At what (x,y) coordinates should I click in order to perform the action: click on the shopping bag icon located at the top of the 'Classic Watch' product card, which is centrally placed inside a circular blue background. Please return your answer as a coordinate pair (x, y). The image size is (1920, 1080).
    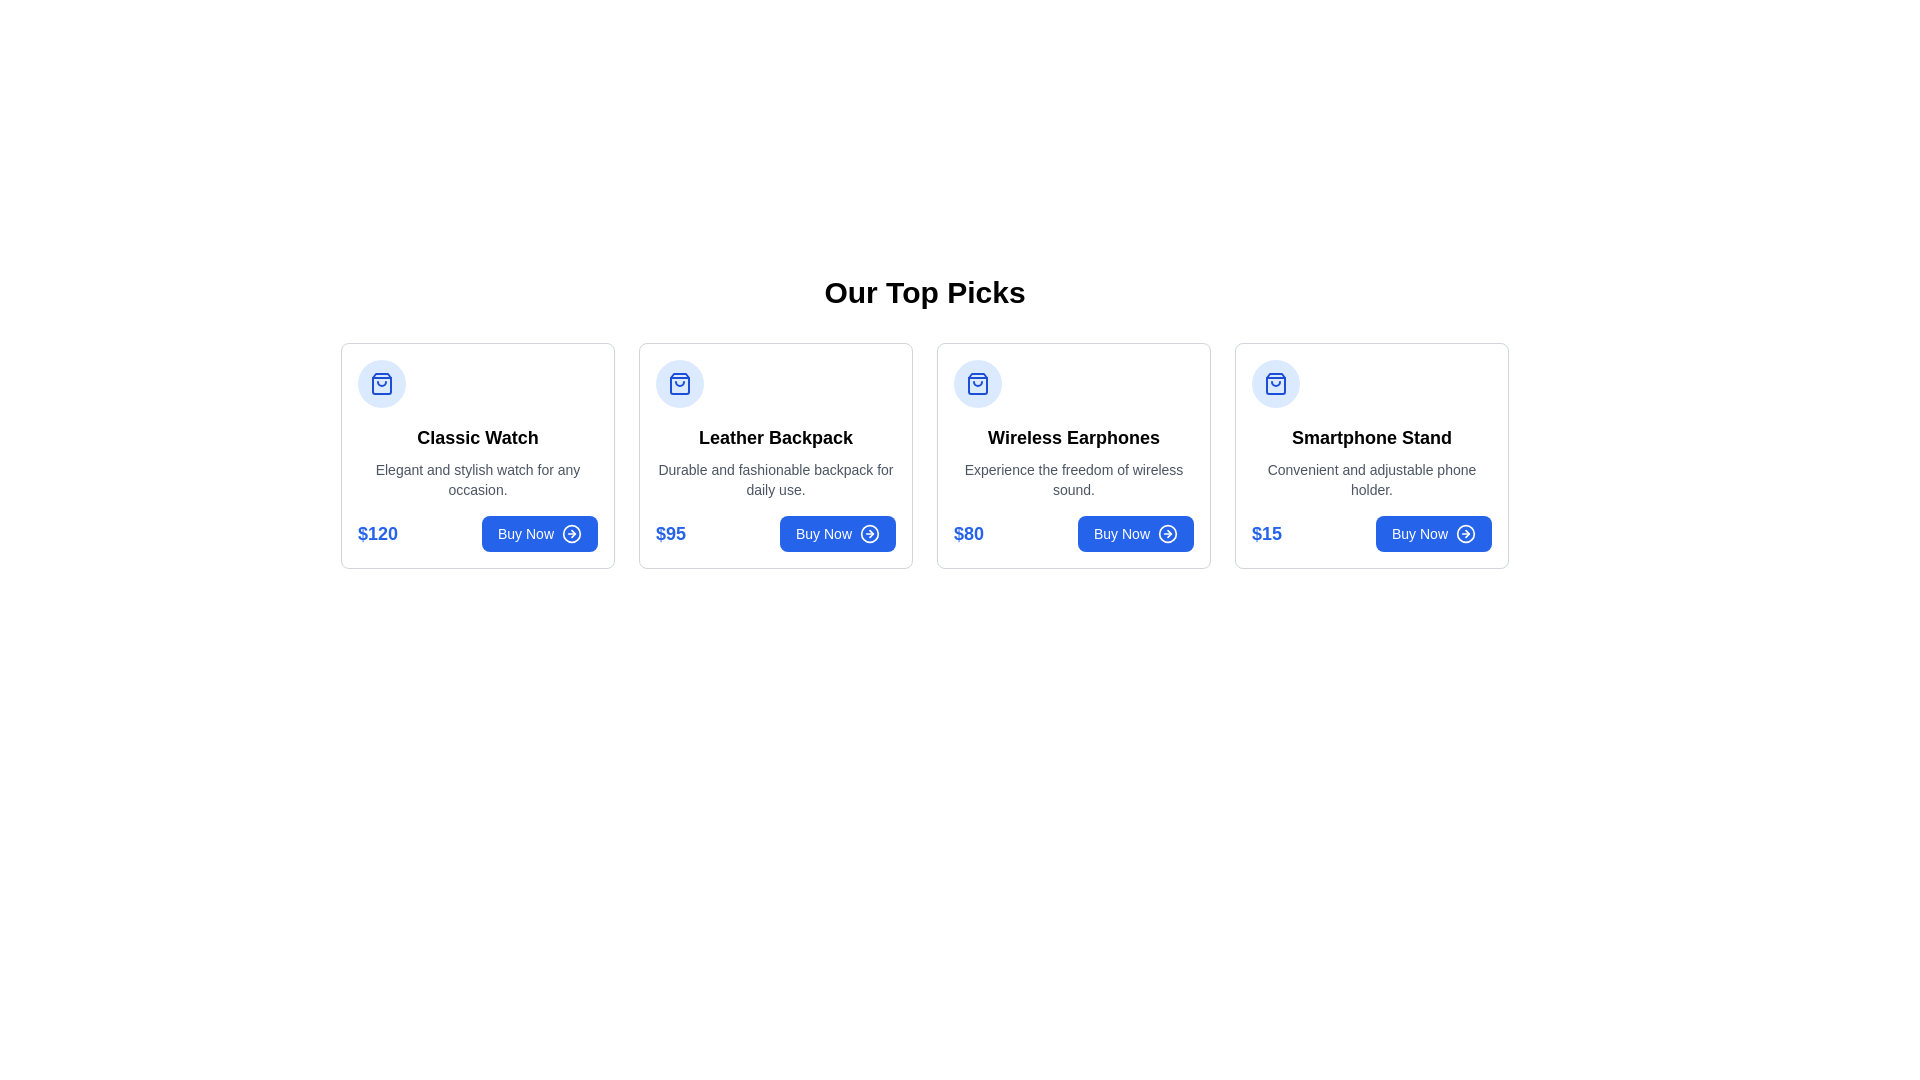
    Looking at the image, I should click on (382, 384).